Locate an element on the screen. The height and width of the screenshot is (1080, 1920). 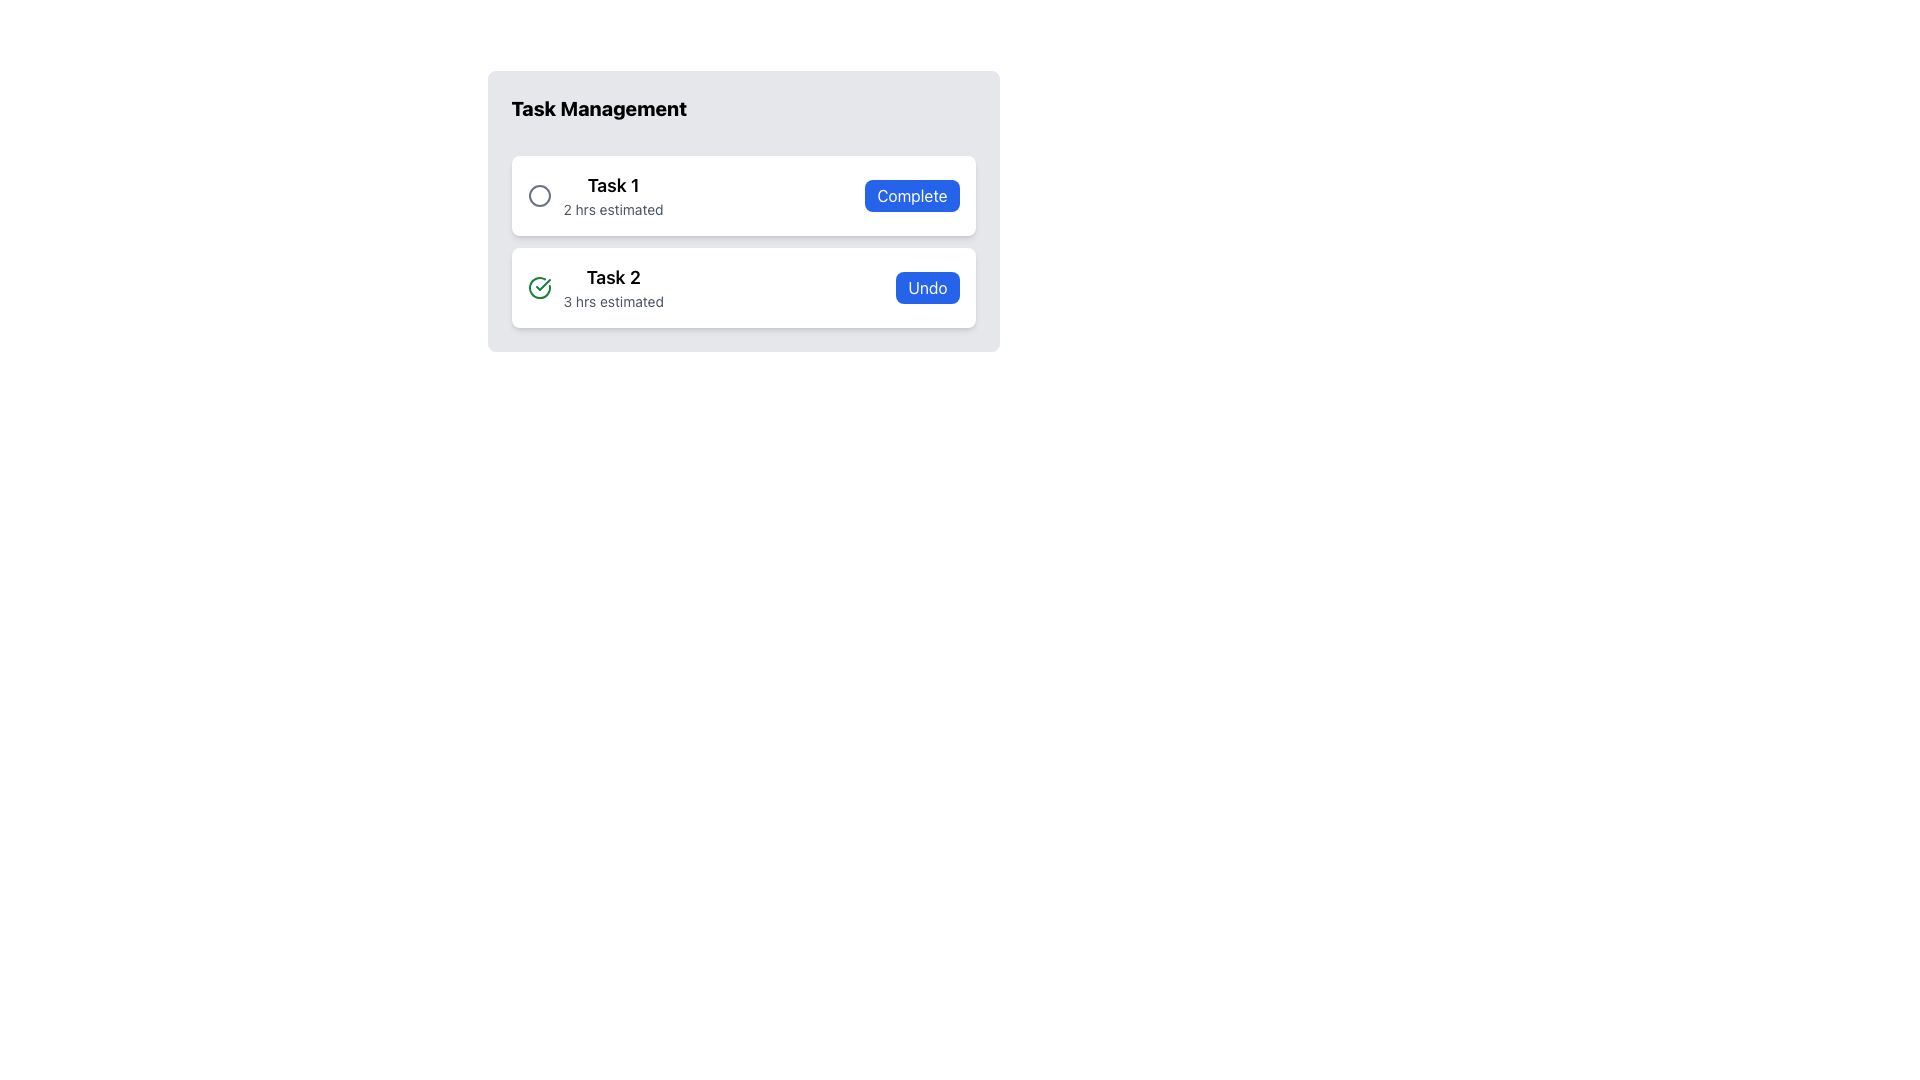
text content of the title label 'Task 1', which is located inside the first task entry component of the task management system, positioned above the subtitle '2 hrs estimated' is located at coordinates (612, 185).